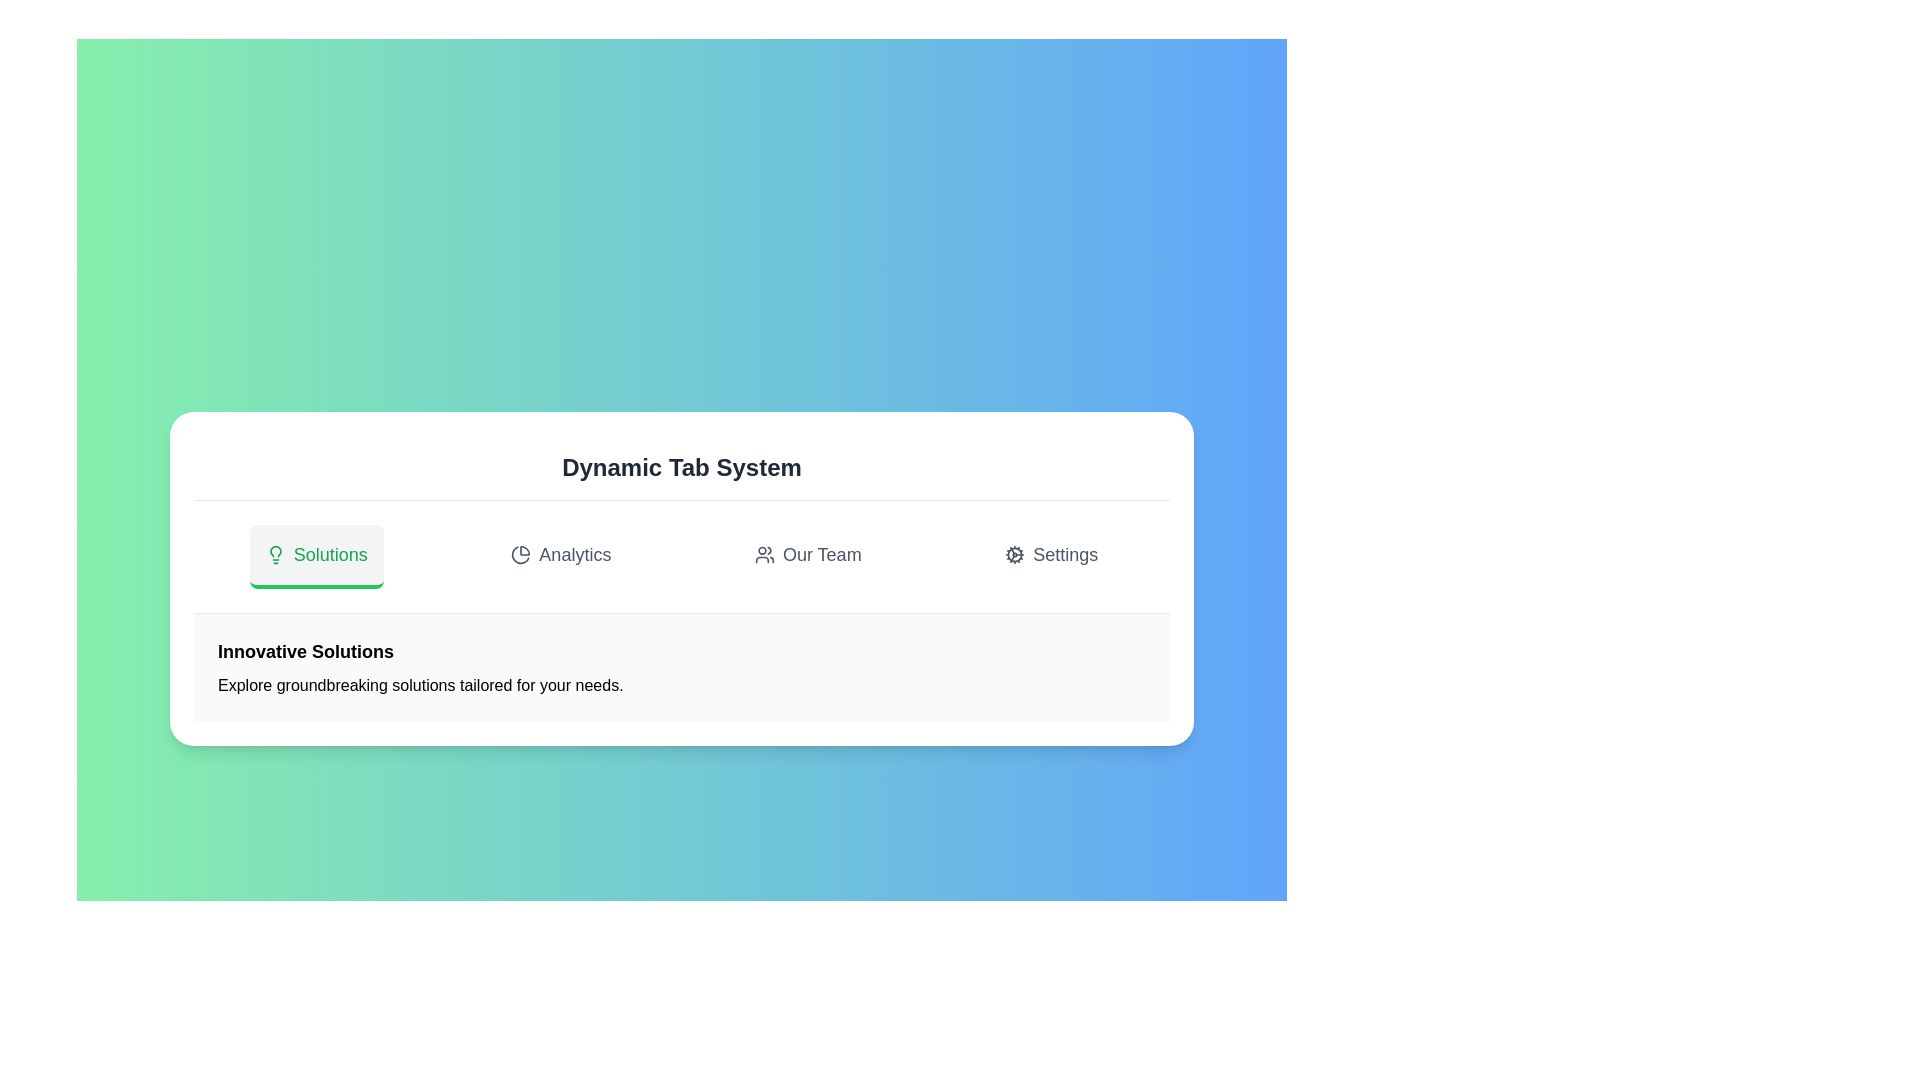  What do you see at coordinates (1015, 555) in the screenshot?
I see `the cog-shaped settings icon located to the left of the 'Settings' text in the navigation menu bar` at bounding box center [1015, 555].